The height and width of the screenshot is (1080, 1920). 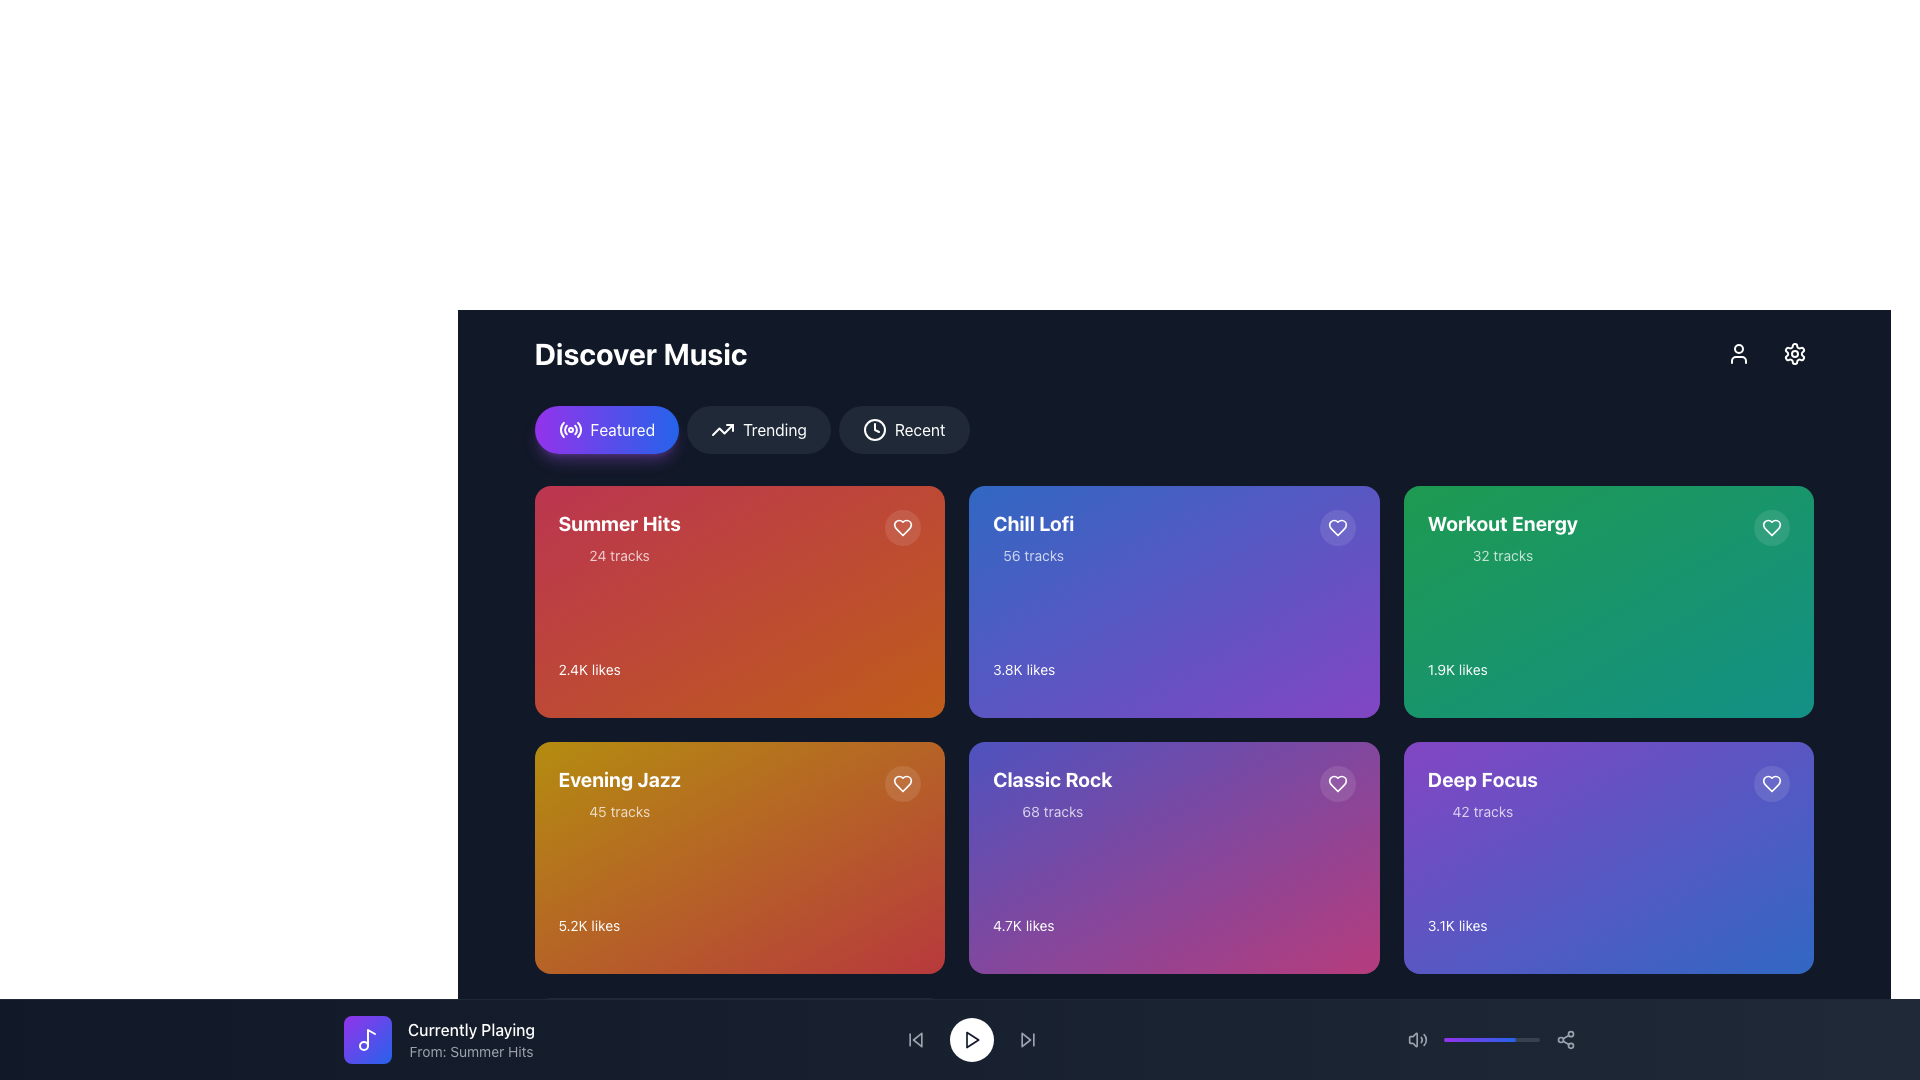 What do you see at coordinates (1772, 527) in the screenshot?
I see `the Heart button located at the top right corner of the 'Workout Energy' card to favorite the card` at bounding box center [1772, 527].